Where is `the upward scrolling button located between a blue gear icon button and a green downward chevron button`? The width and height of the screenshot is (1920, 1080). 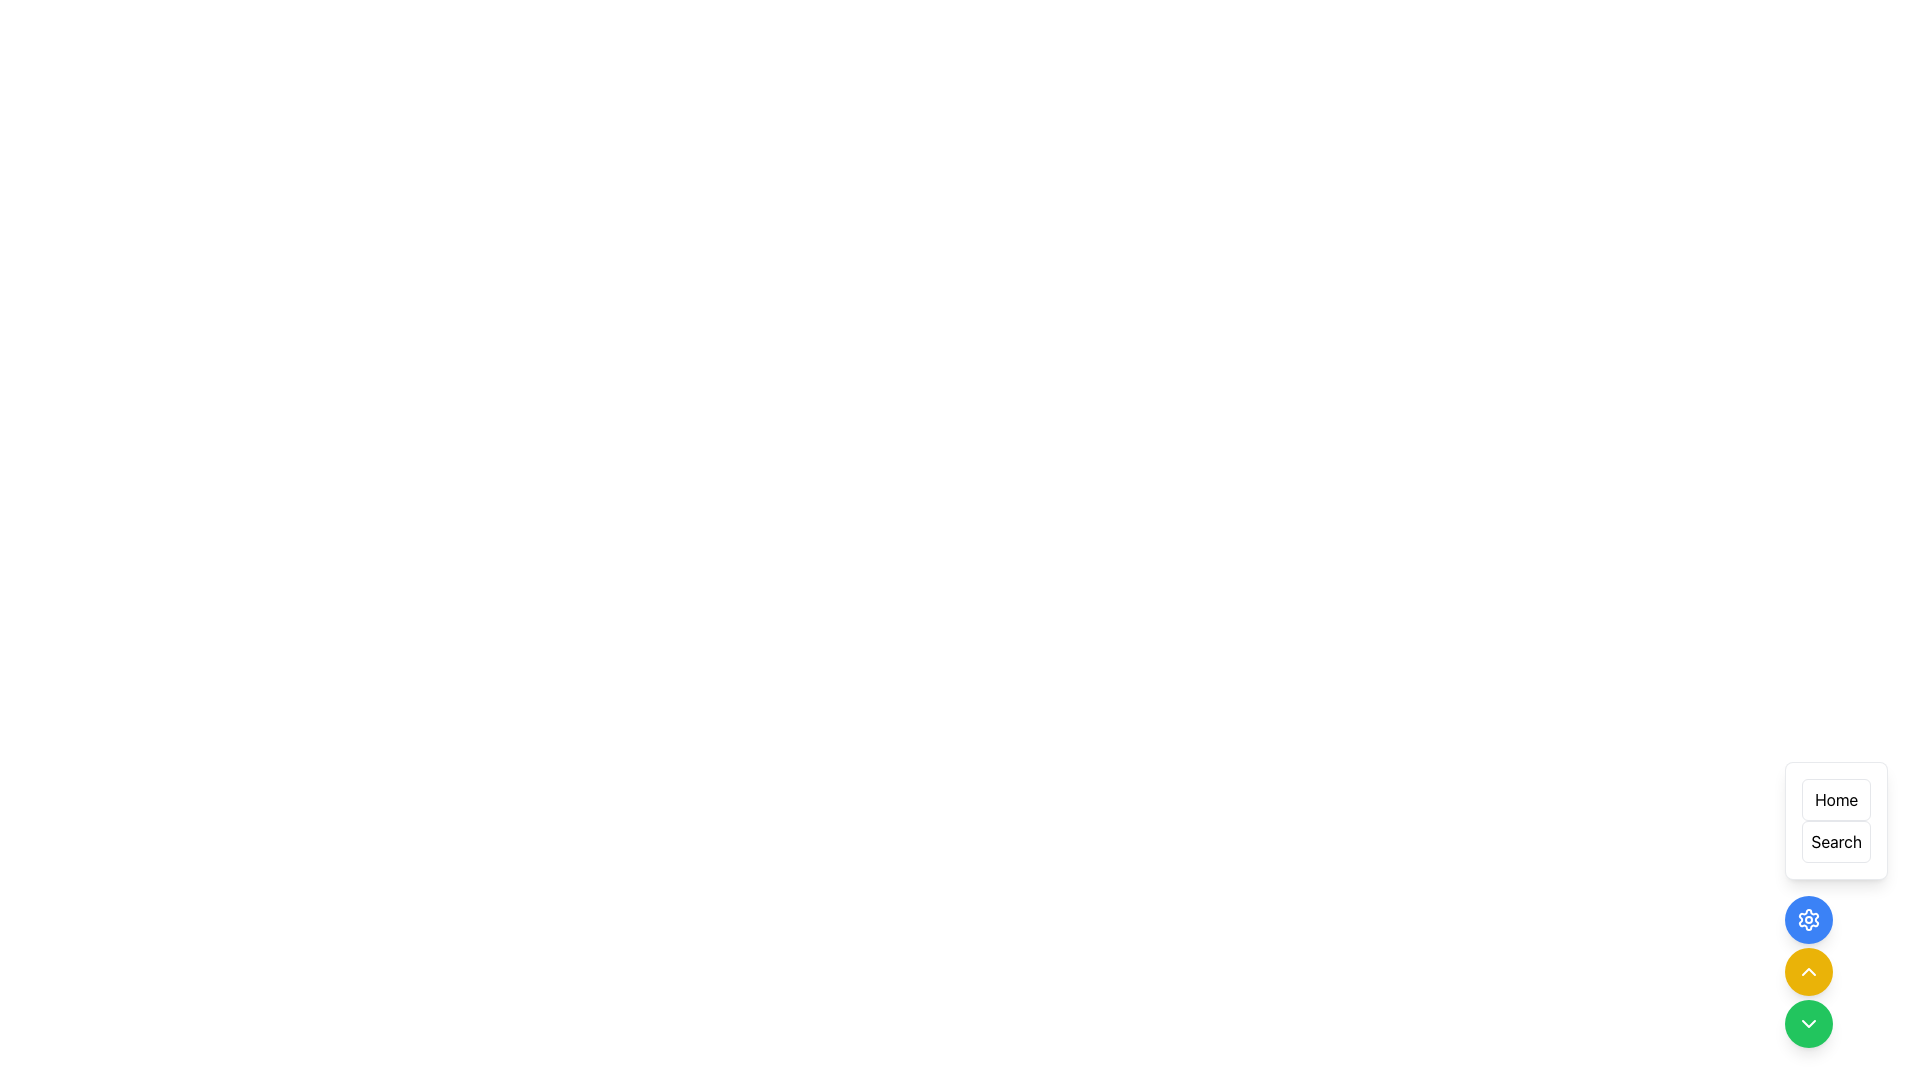 the upward scrolling button located between a blue gear icon button and a green downward chevron button is located at coordinates (1809, 971).